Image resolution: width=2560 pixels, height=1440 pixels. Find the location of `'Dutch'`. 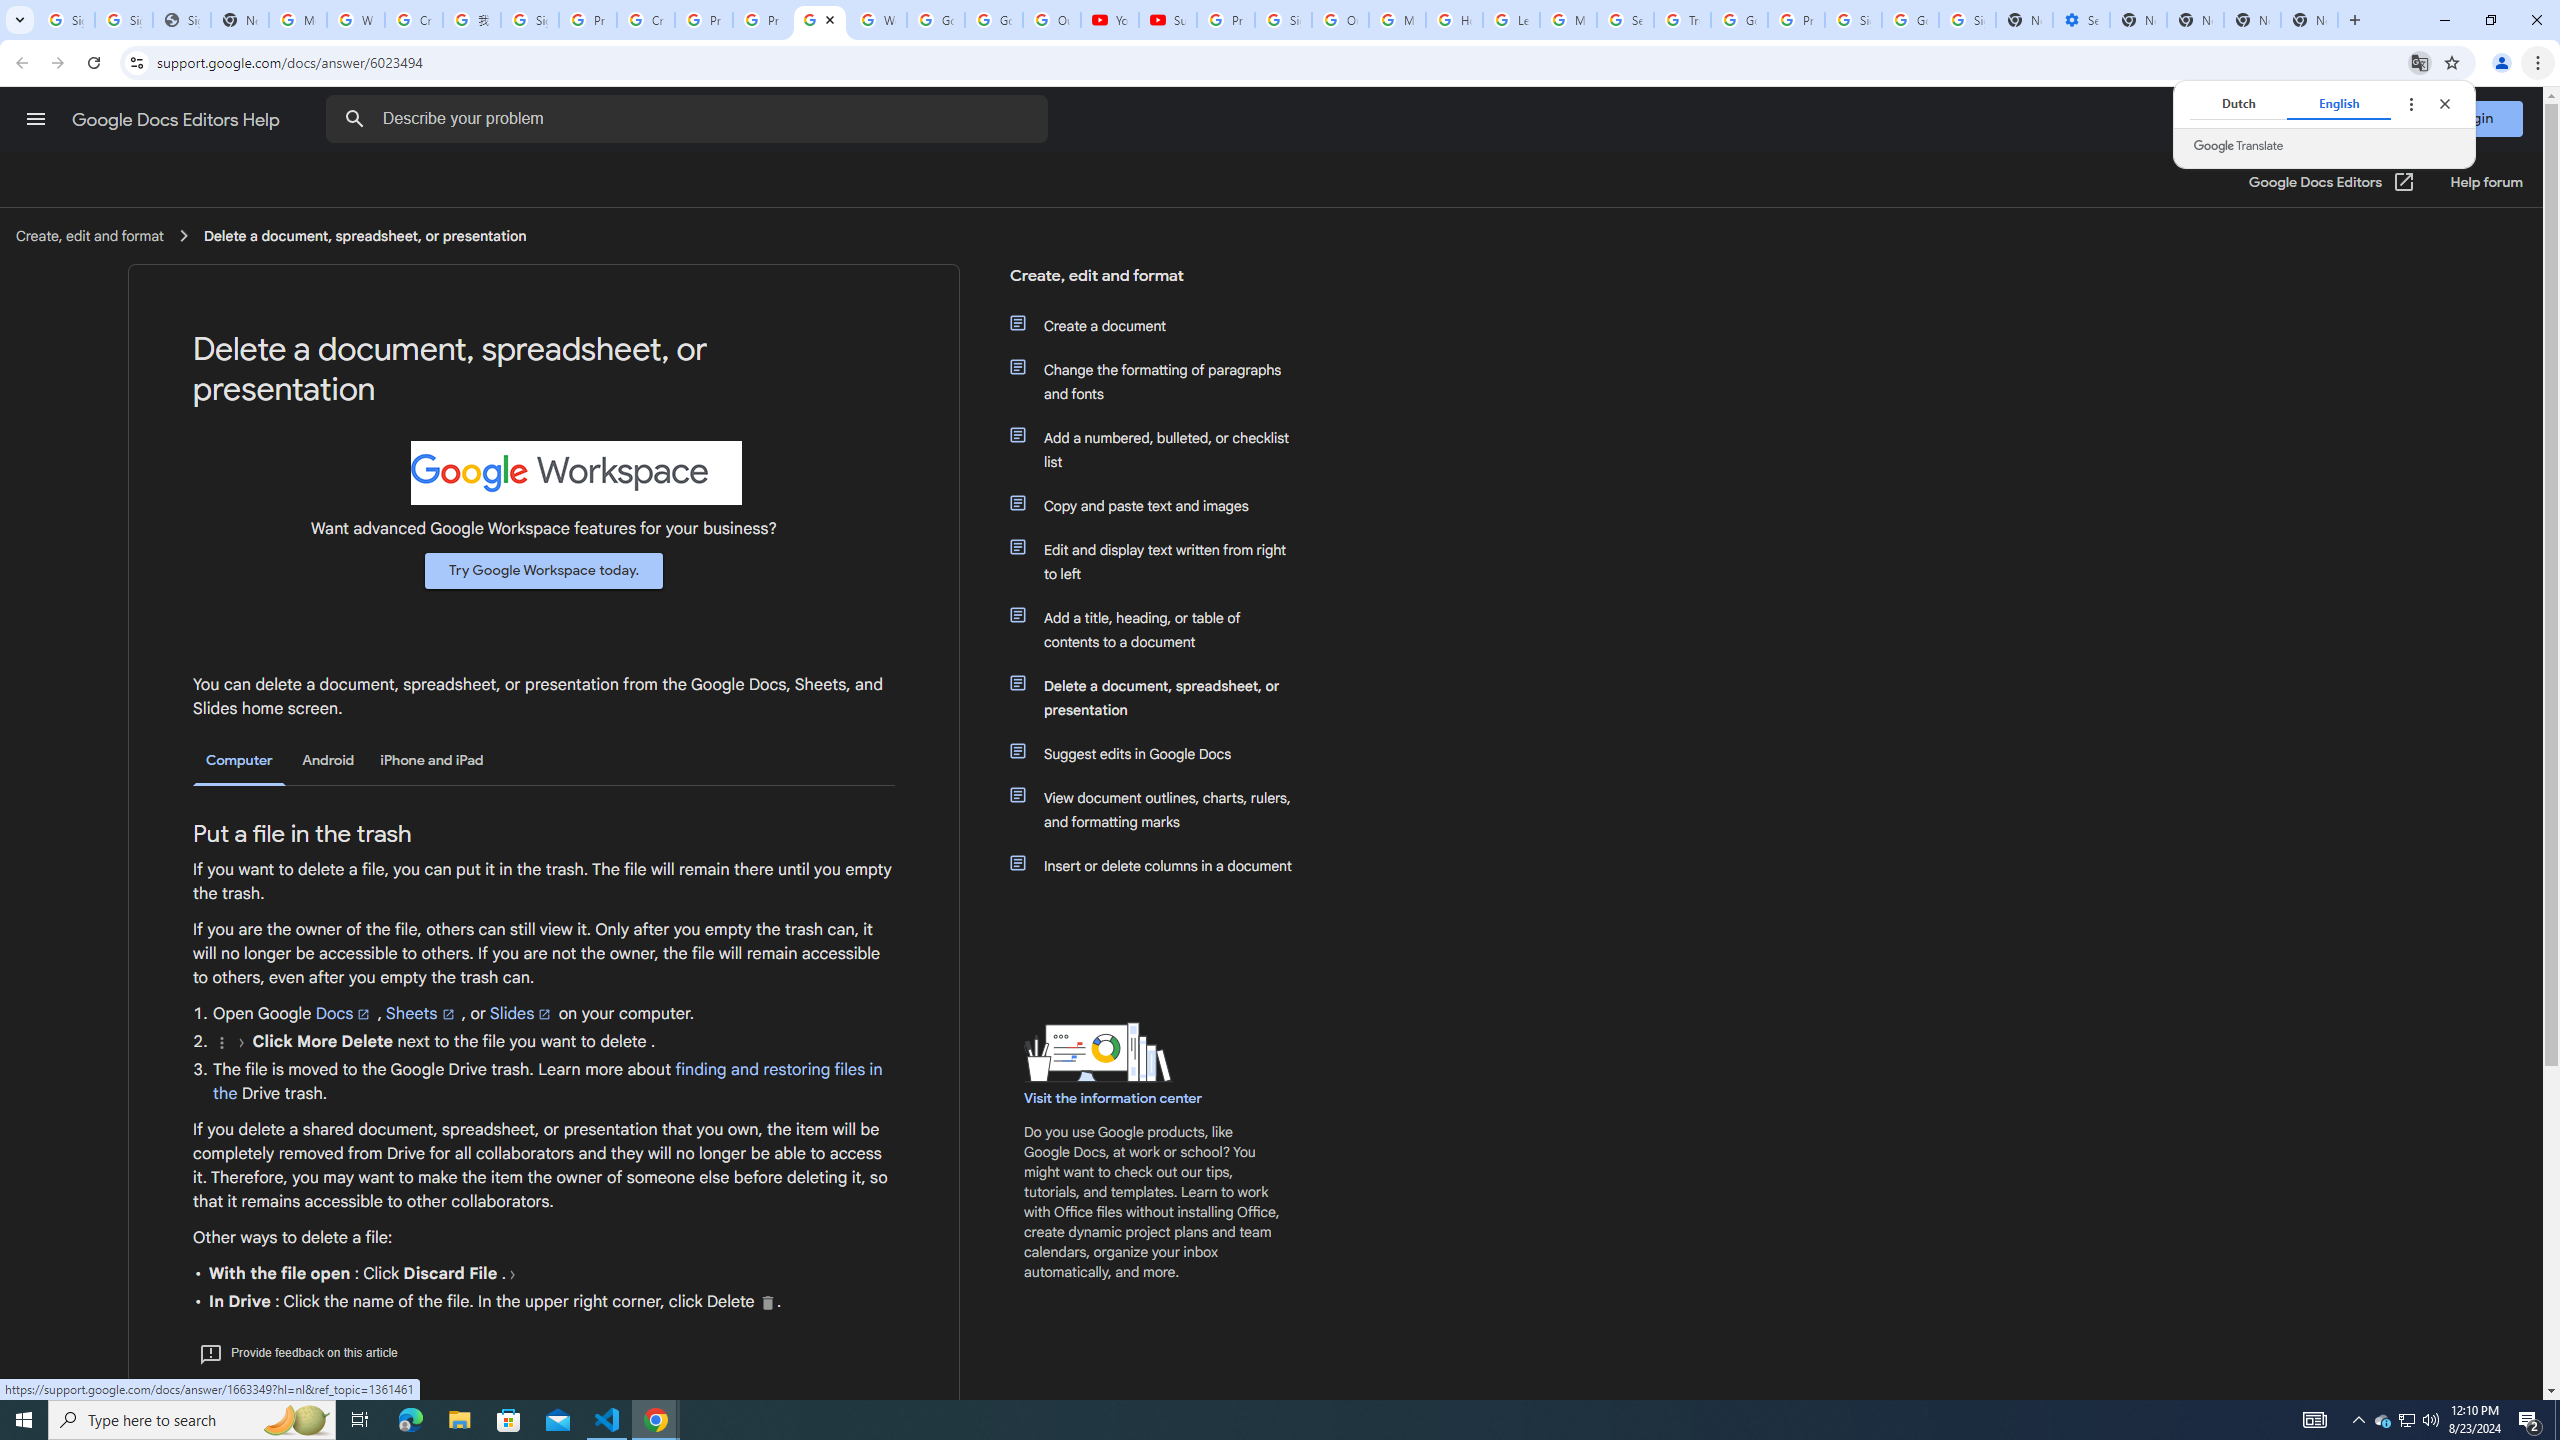

'Dutch' is located at coordinates (2237, 103).